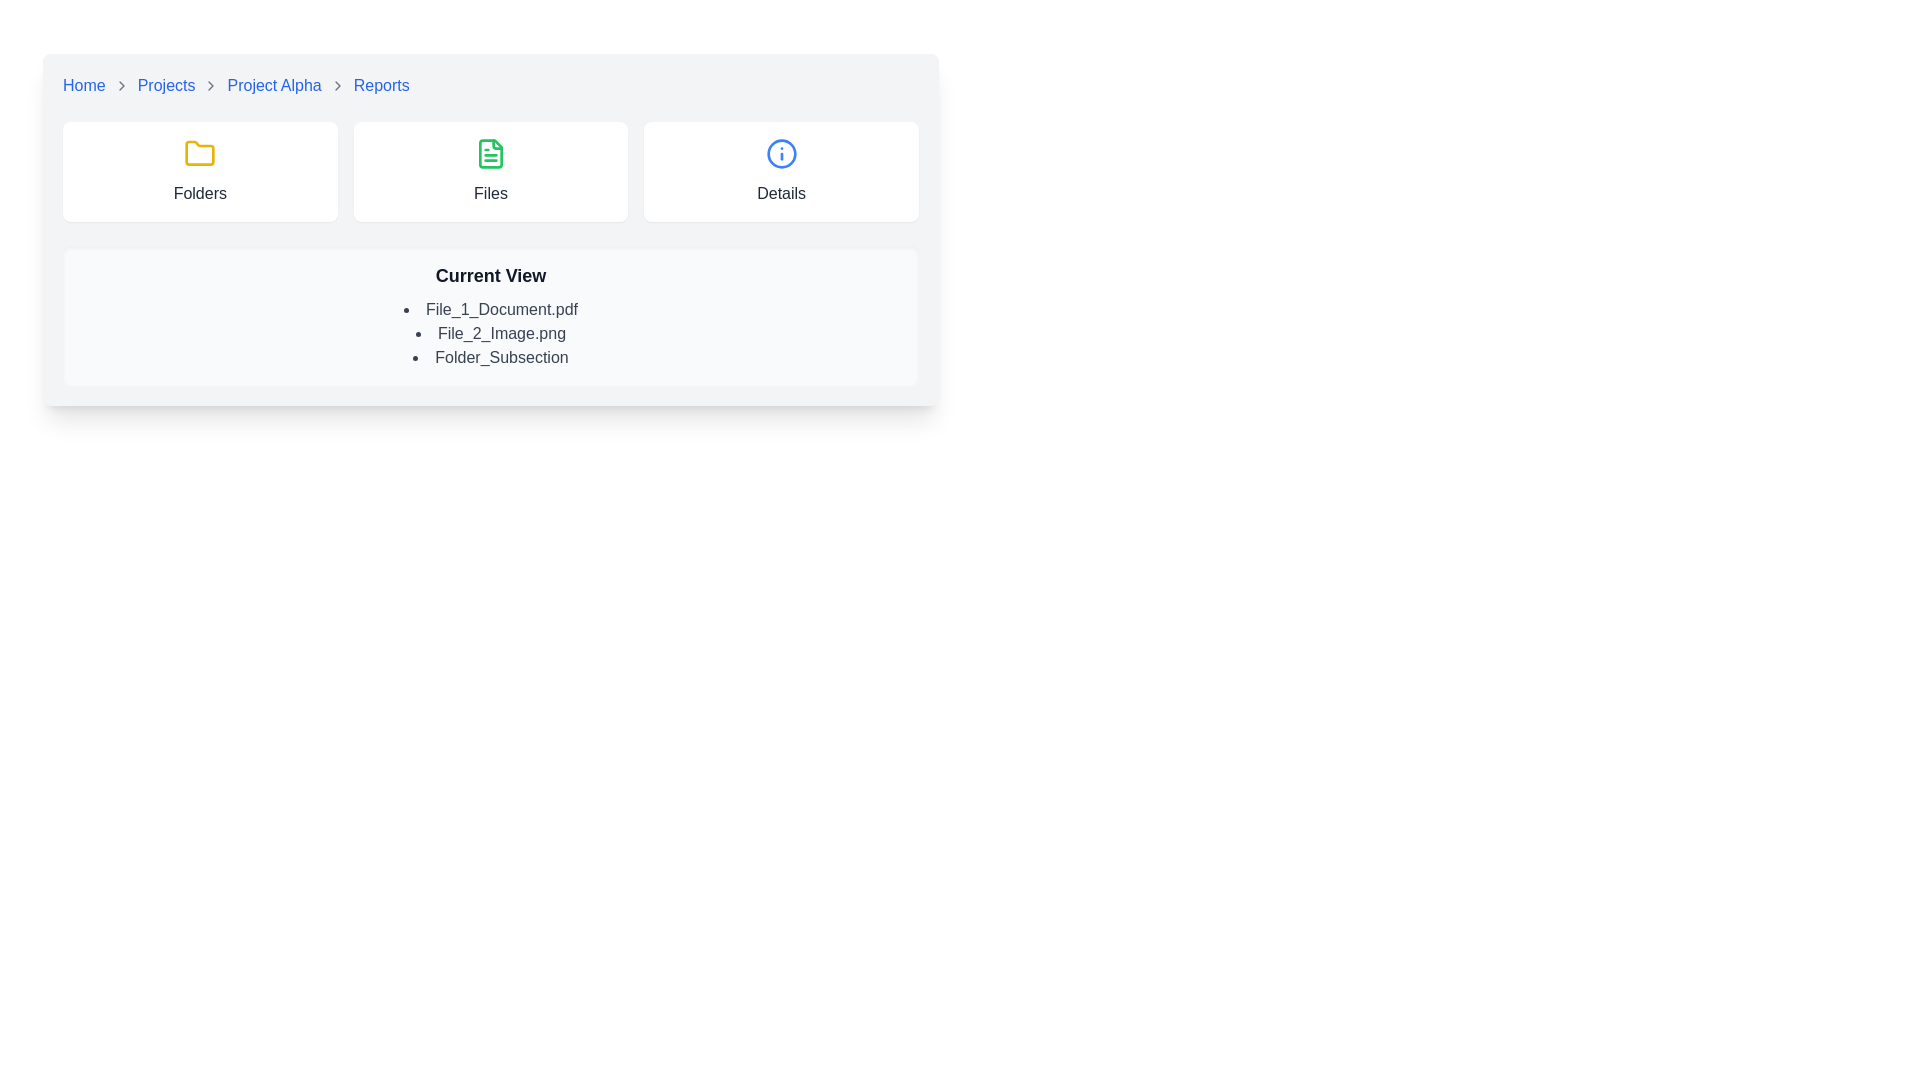 This screenshot has height=1080, width=1920. I want to click on the list item displaying the text 'Folder_Subsection', so click(490, 357).